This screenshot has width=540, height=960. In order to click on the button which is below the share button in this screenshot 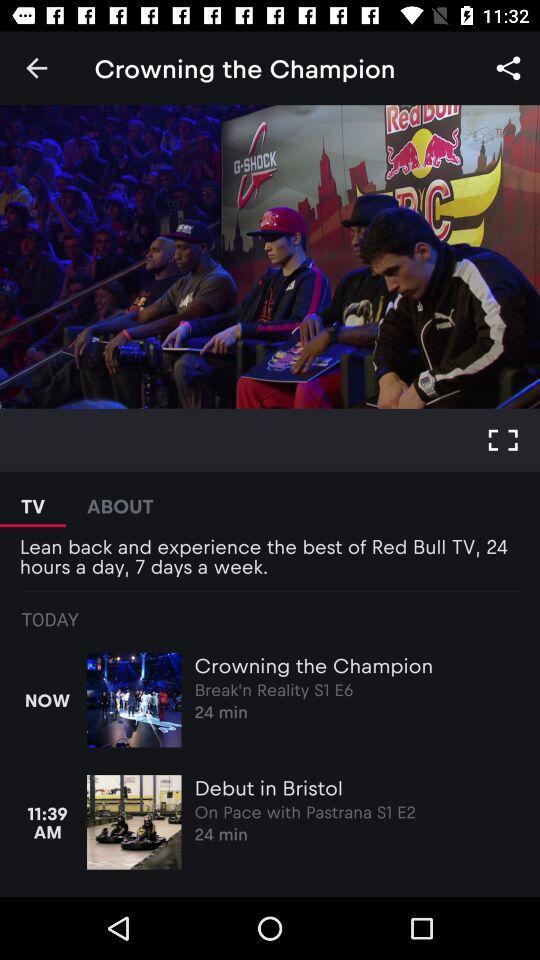, I will do `click(502, 440)`.